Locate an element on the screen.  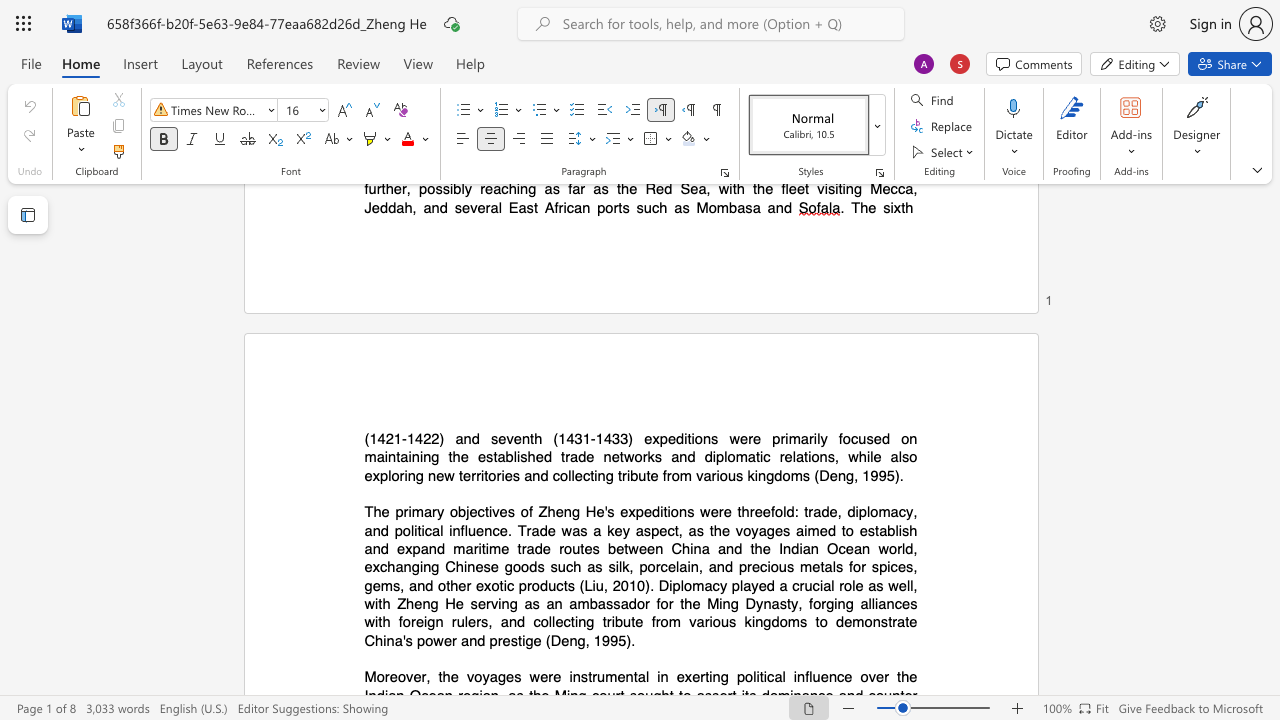
the subset text "estig" within the text "China" is located at coordinates (502, 640).